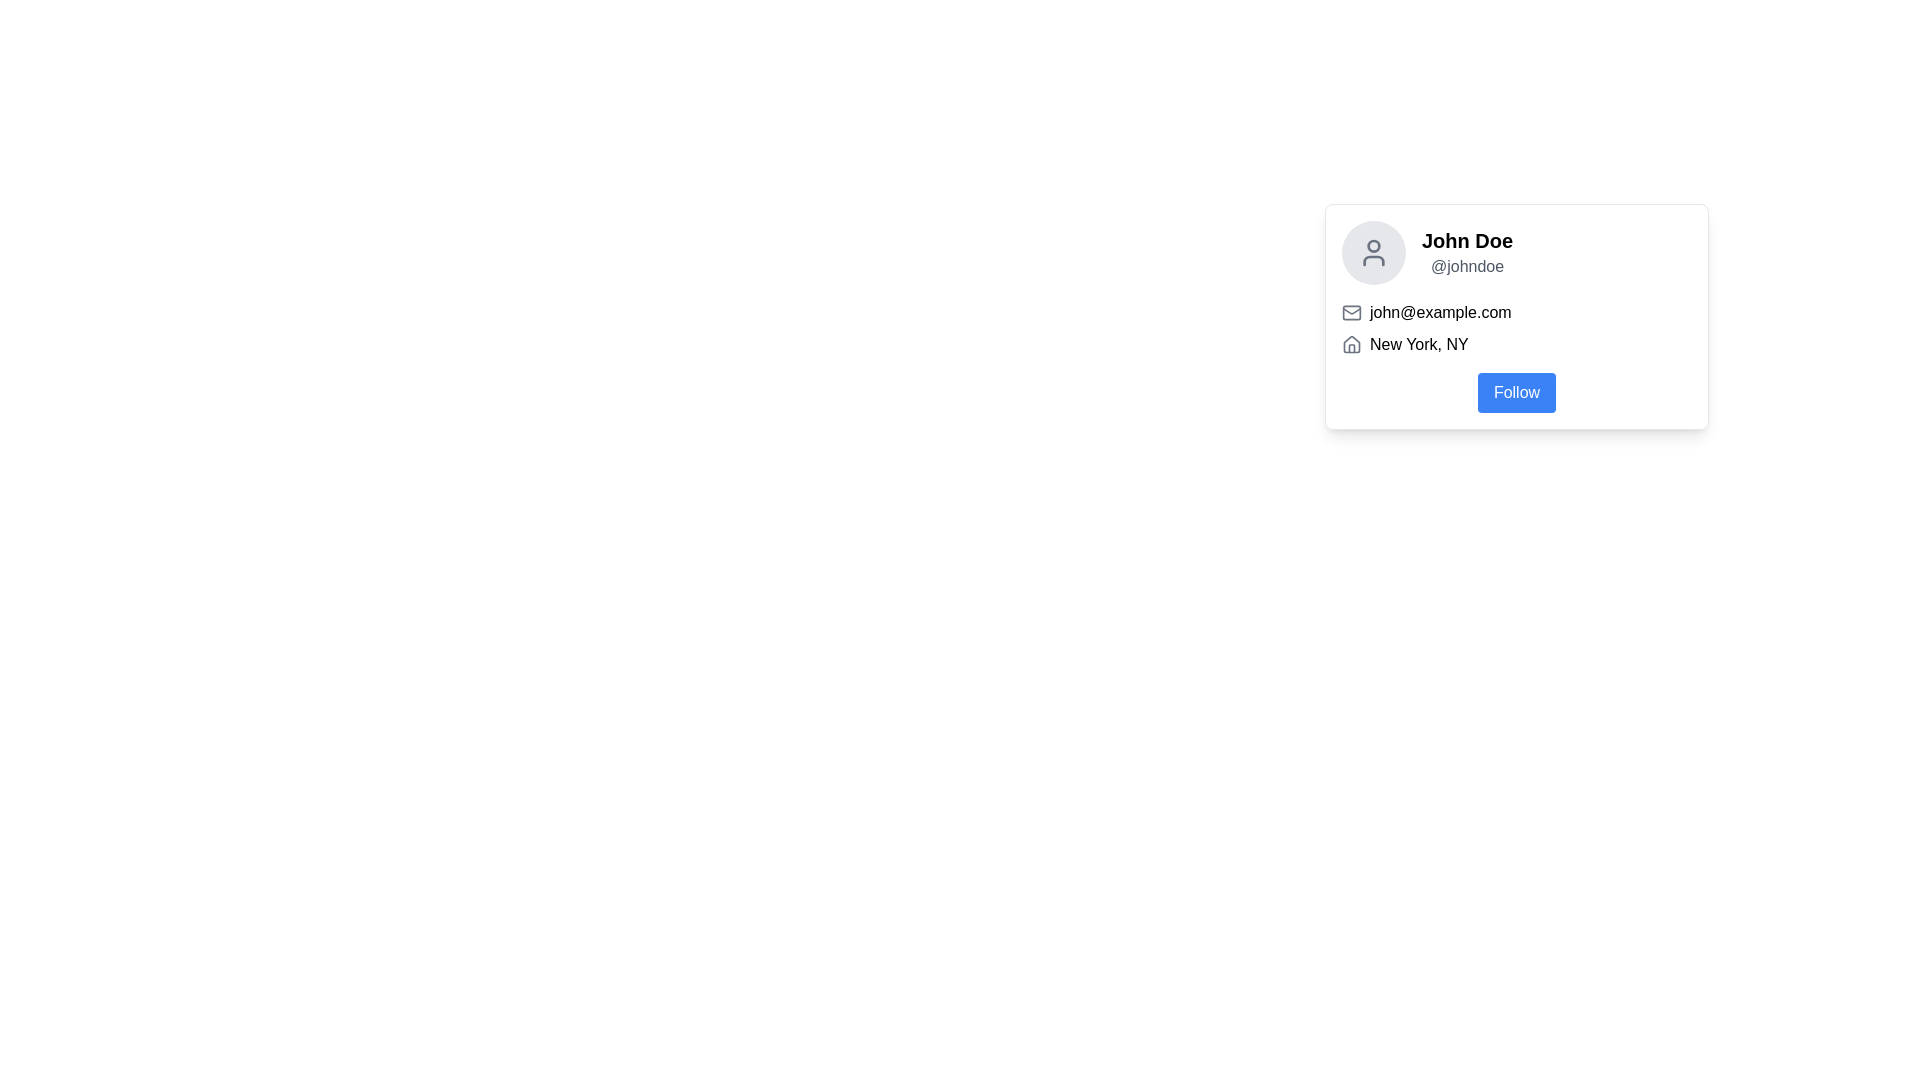 The height and width of the screenshot is (1080, 1920). What do you see at coordinates (1372, 252) in the screenshot?
I see `the circular user profile icon displaying a generic person silhouette with a light gray background located next to the text 'John Doe @johndoe'` at bounding box center [1372, 252].